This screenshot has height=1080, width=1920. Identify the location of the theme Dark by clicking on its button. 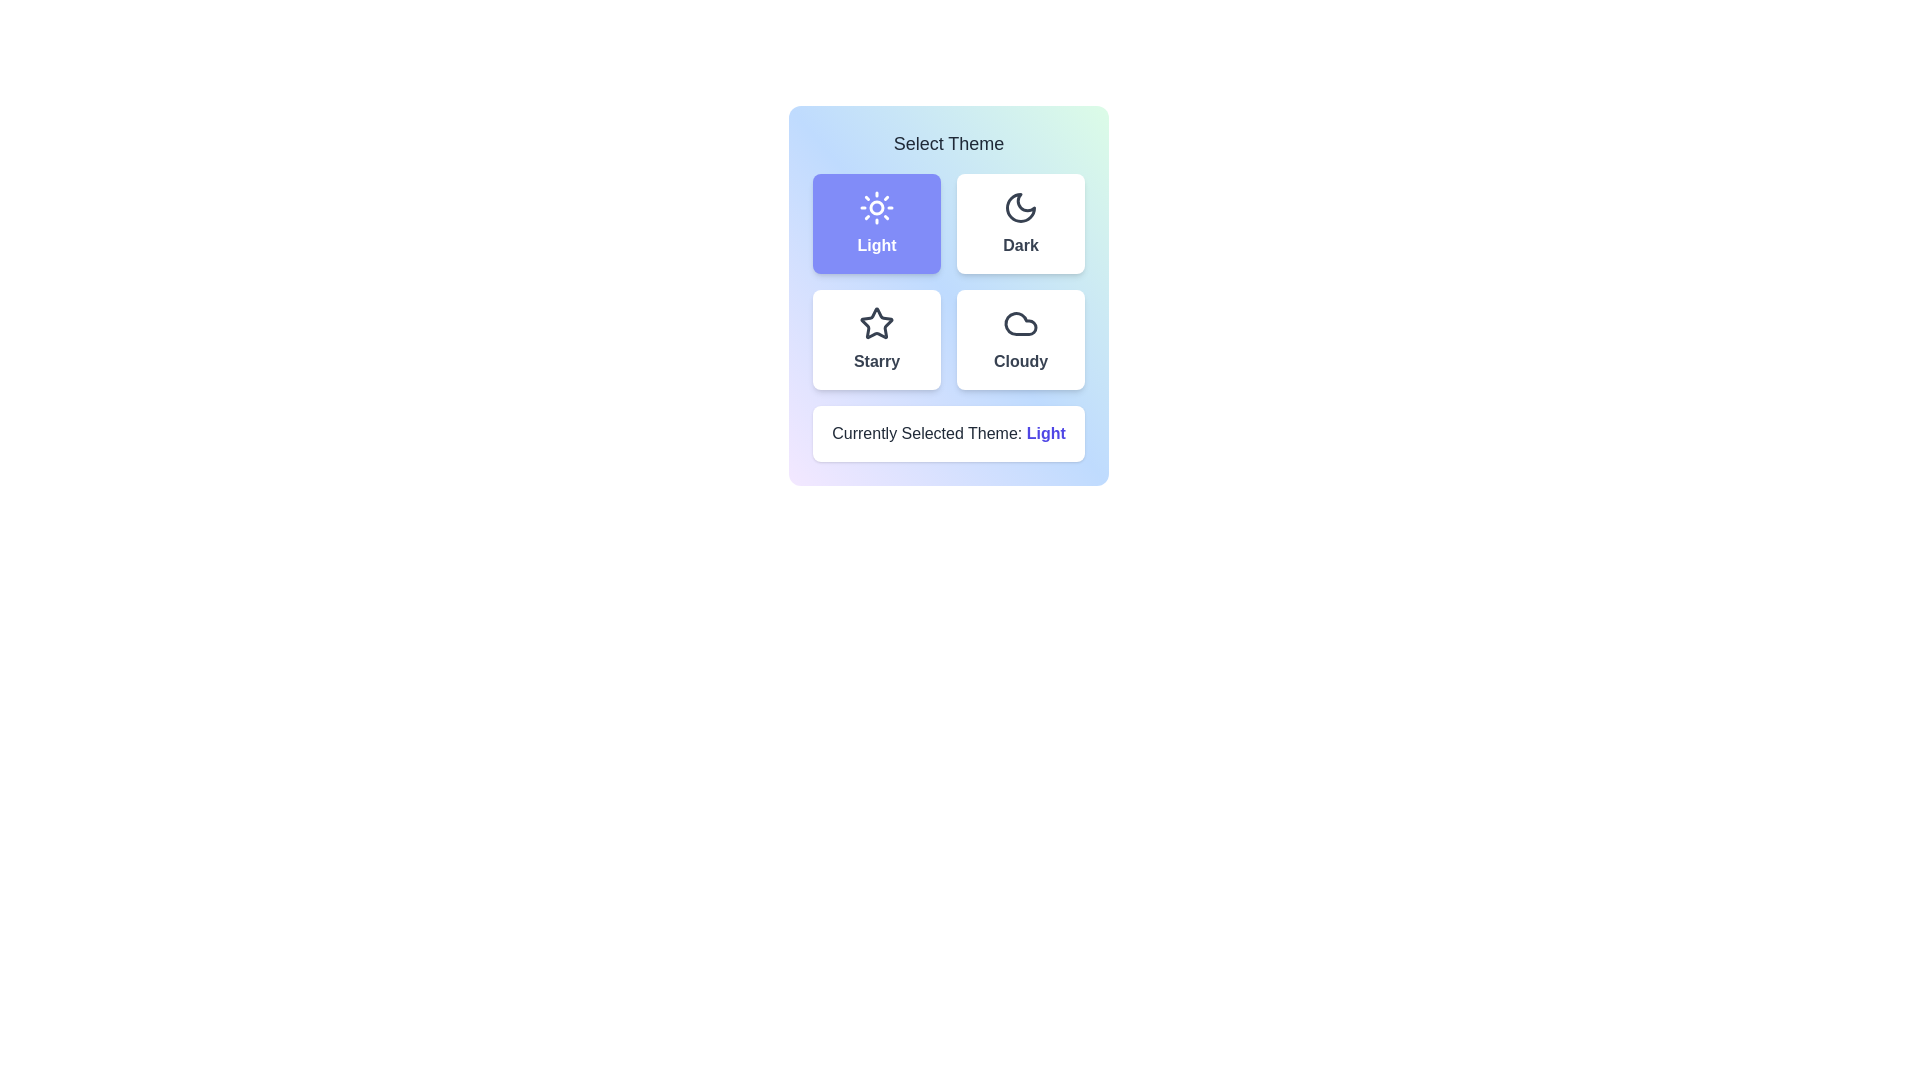
(1021, 223).